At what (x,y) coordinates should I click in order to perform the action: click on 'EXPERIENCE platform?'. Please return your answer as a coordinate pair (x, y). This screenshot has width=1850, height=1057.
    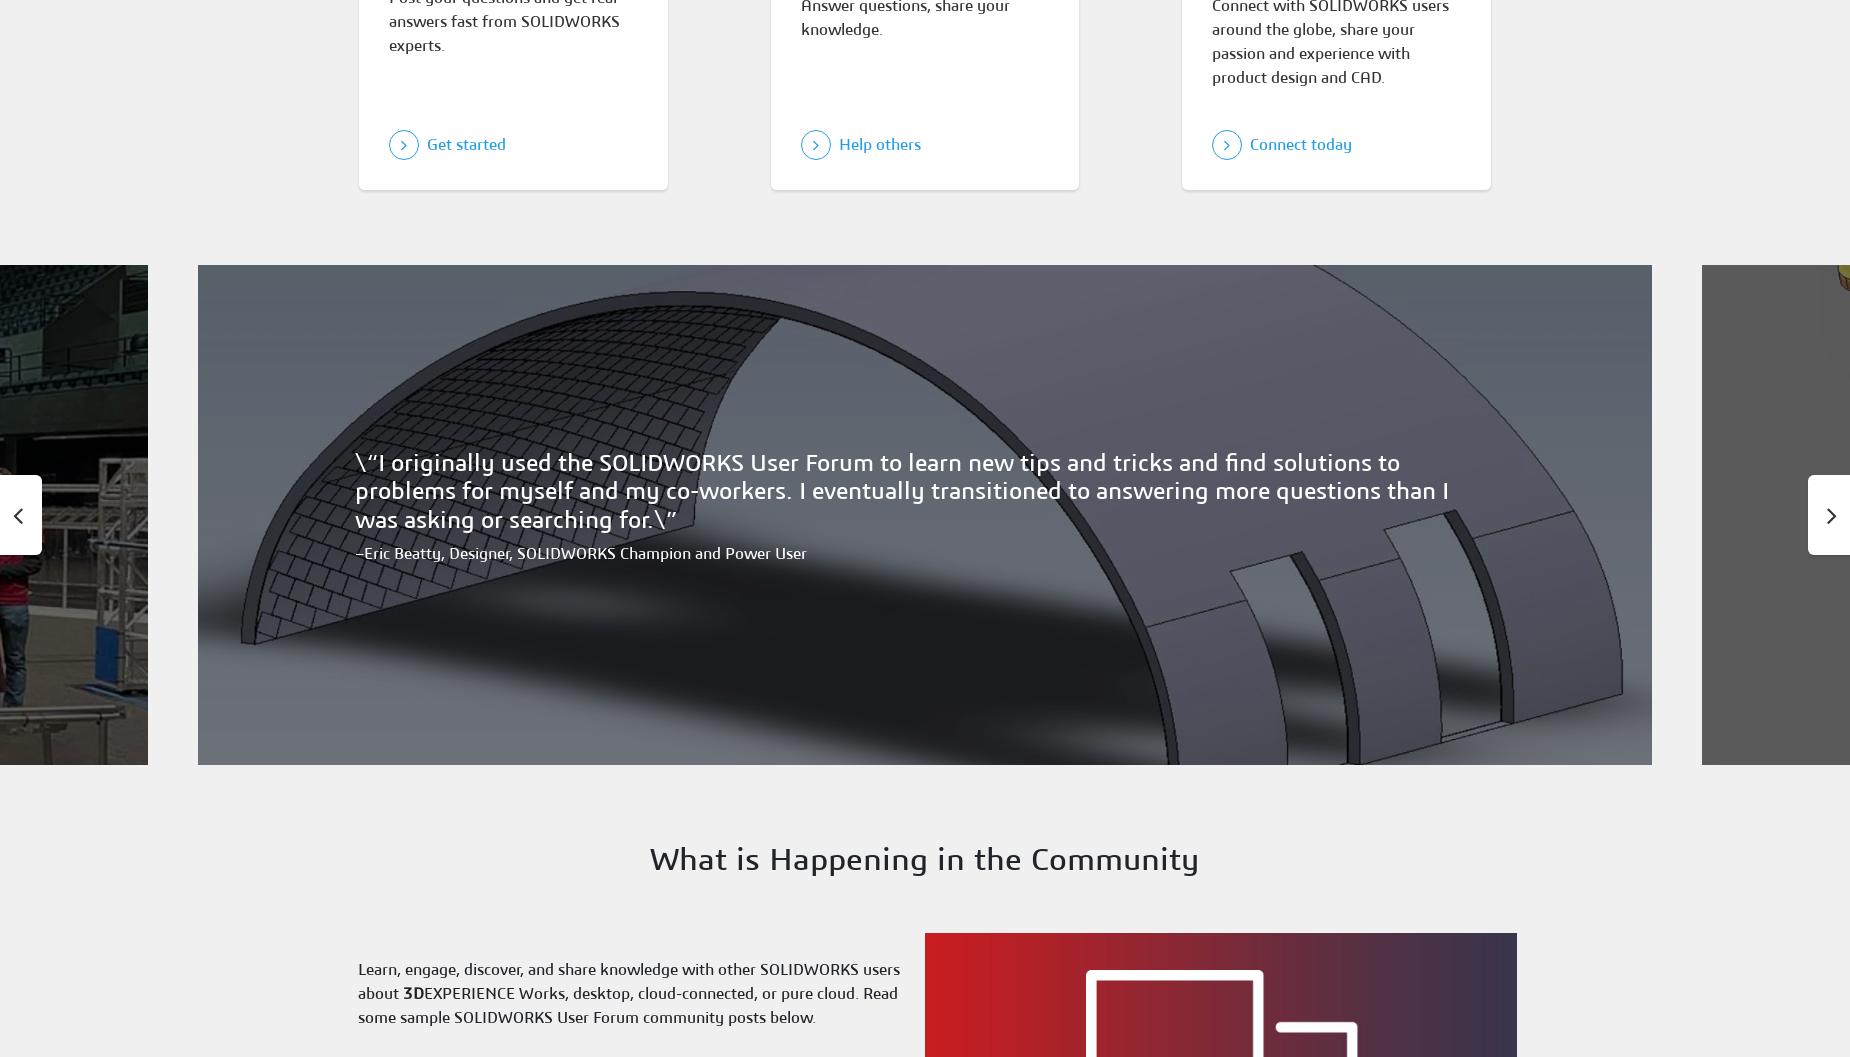
    Looking at the image, I should click on (936, 458).